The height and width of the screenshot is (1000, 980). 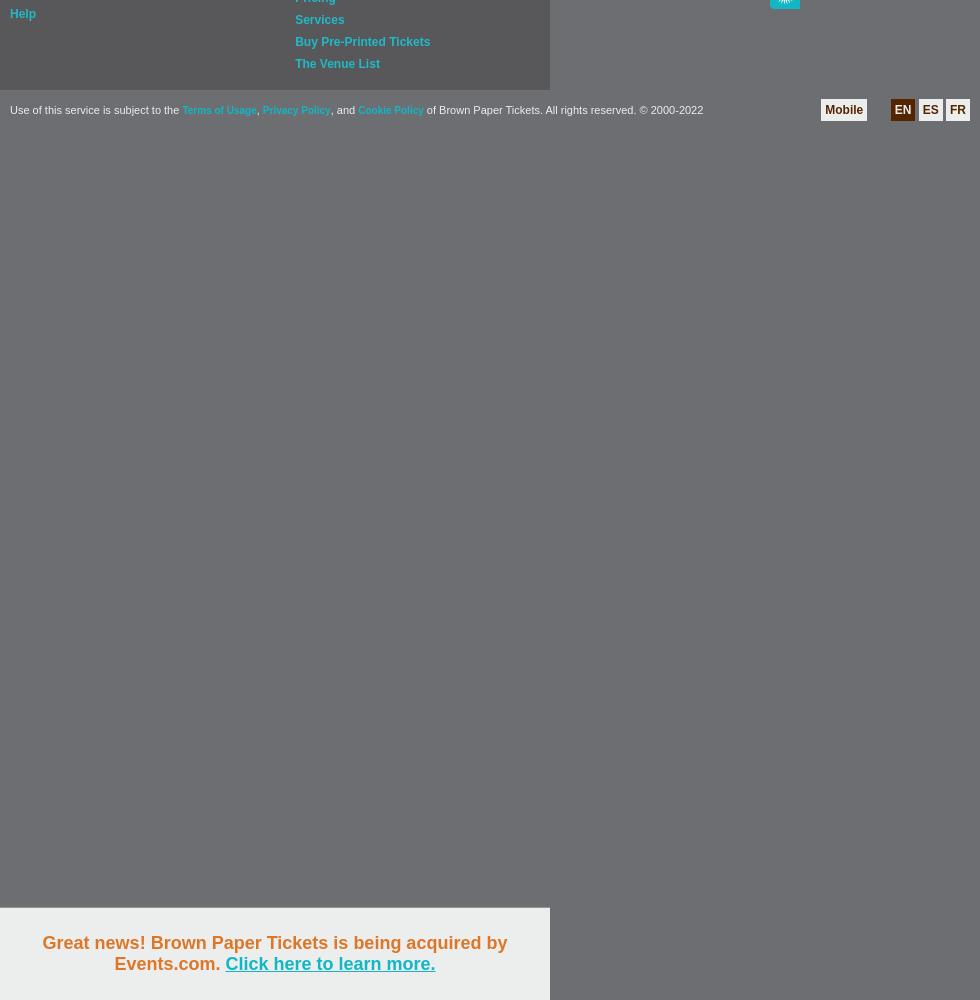 What do you see at coordinates (23, 14) in the screenshot?
I see `'Help'` at bounding box center [23, 14].